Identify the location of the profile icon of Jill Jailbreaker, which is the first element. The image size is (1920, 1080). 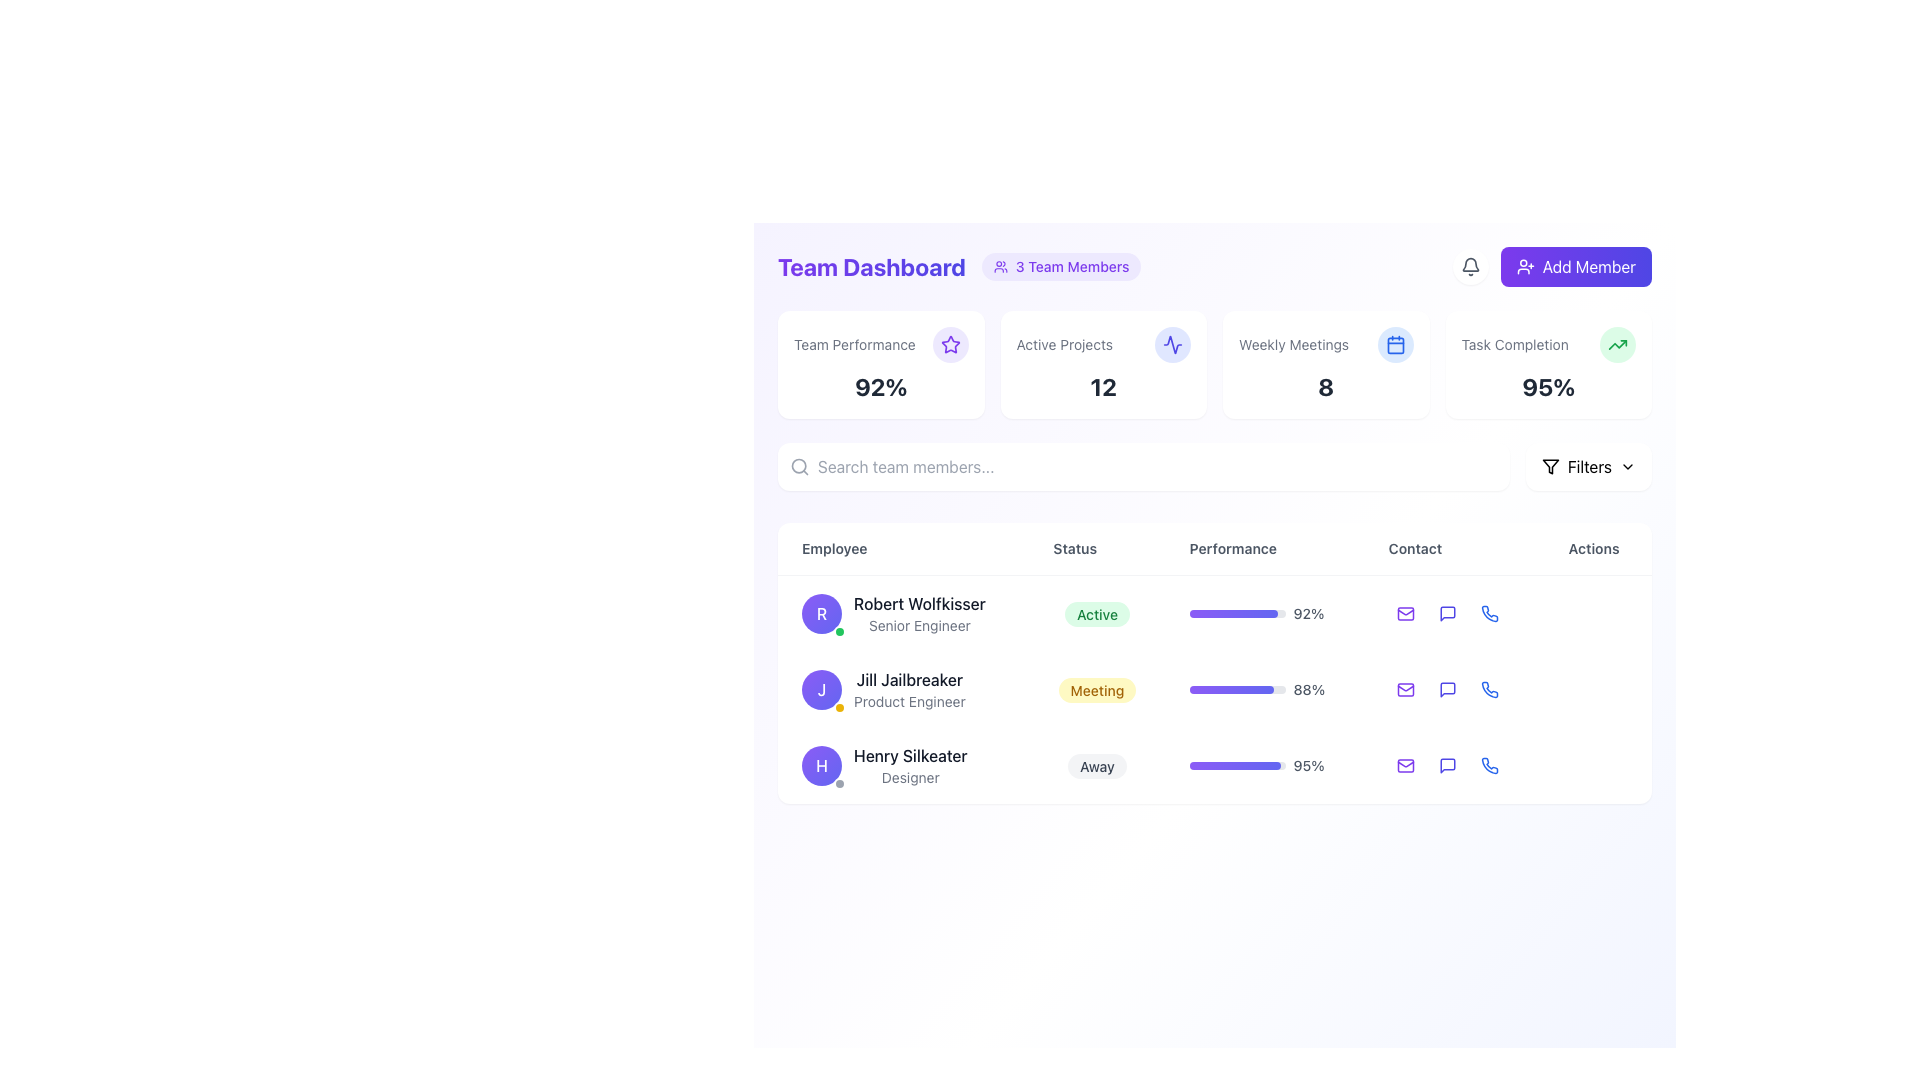
(821, 689).